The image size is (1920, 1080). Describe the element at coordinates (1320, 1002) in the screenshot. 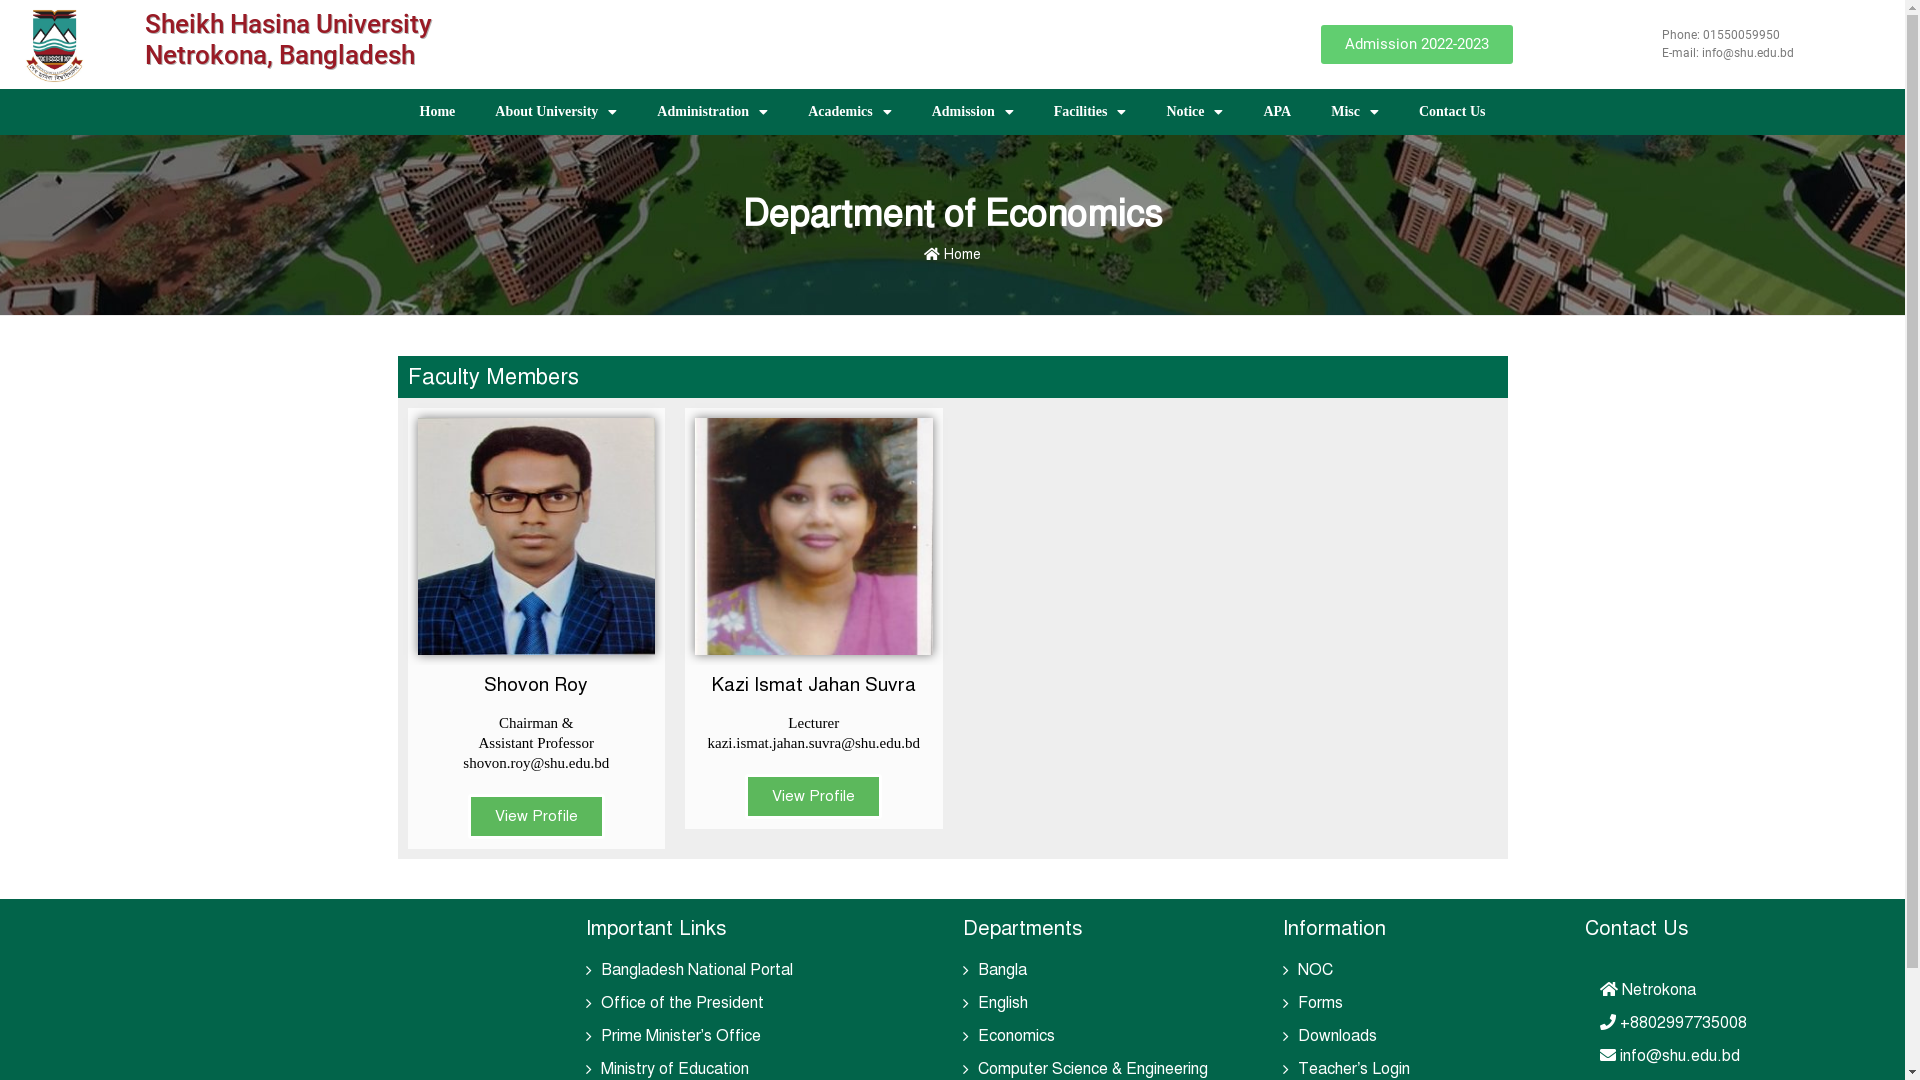

I see `'Forms'` at that location.